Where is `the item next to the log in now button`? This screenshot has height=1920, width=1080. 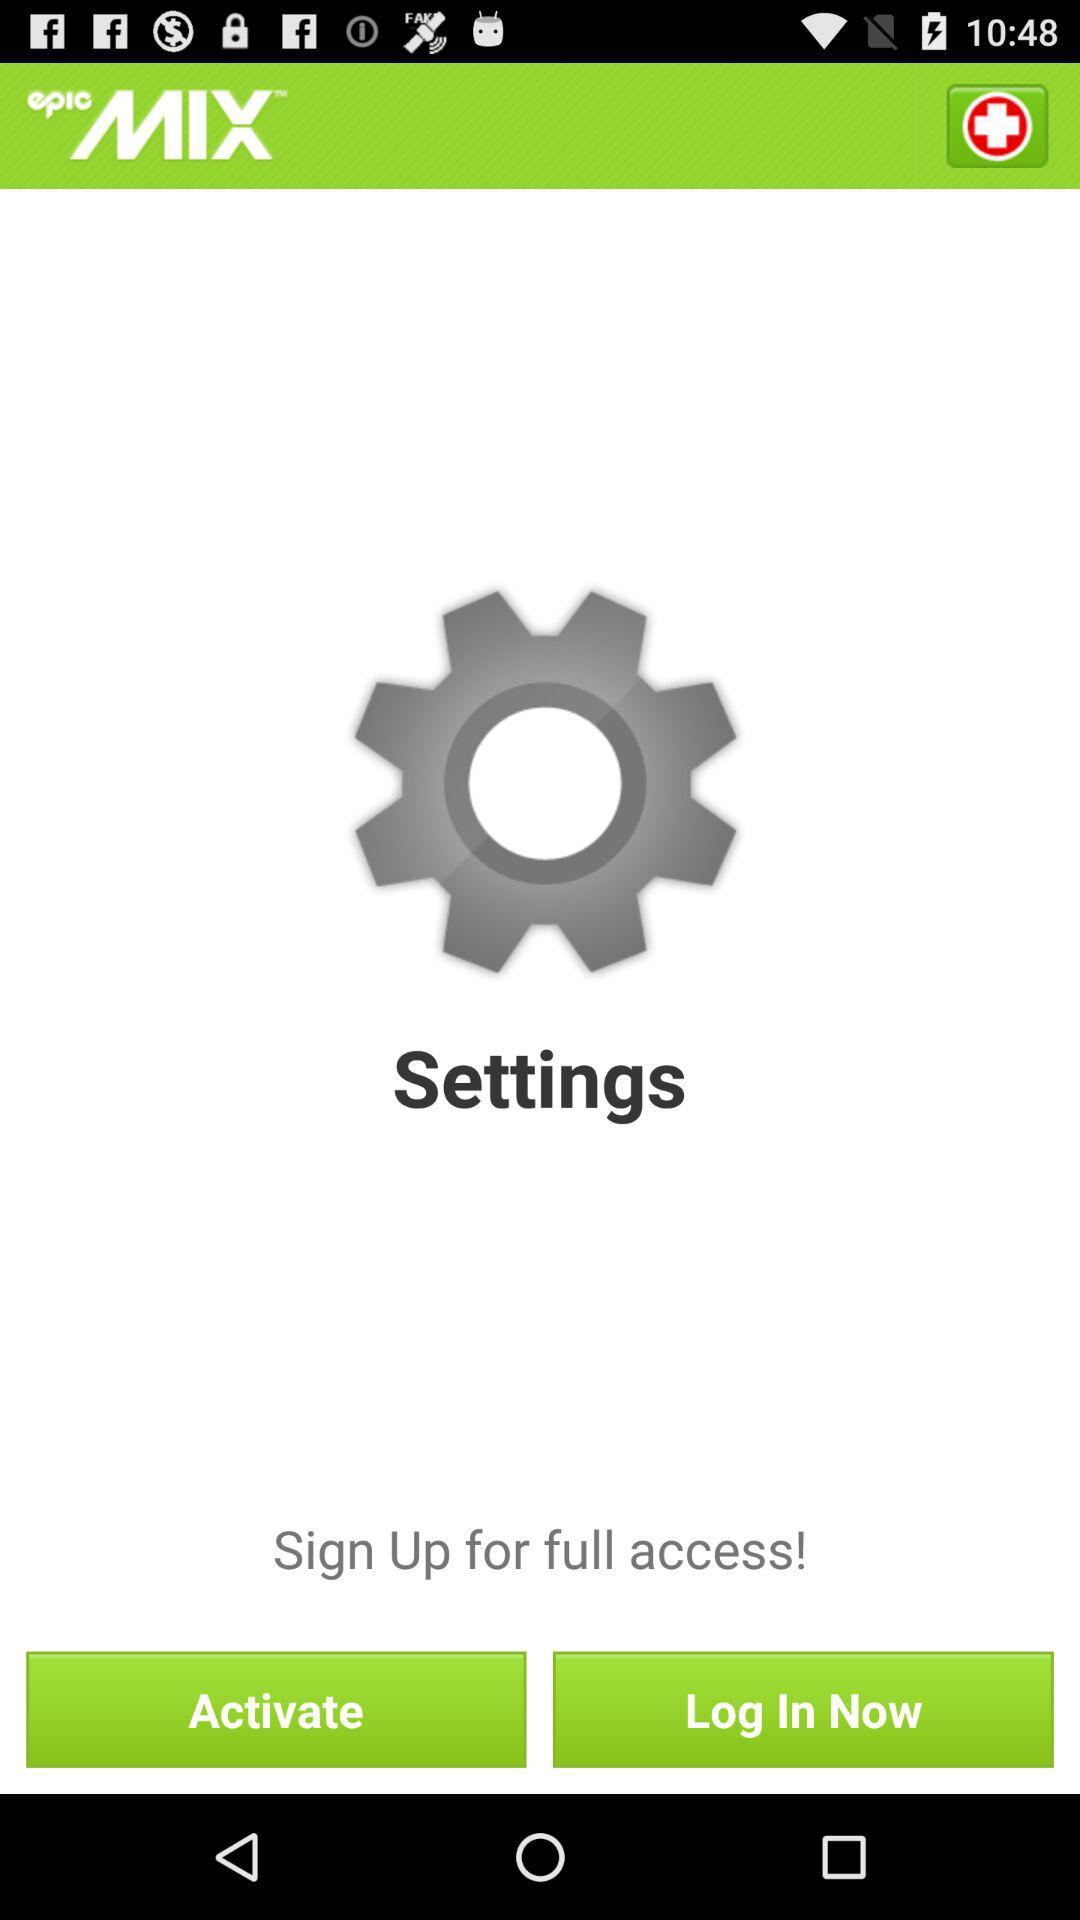 the item next to the log in now button is located at coordinates (276, 1708).